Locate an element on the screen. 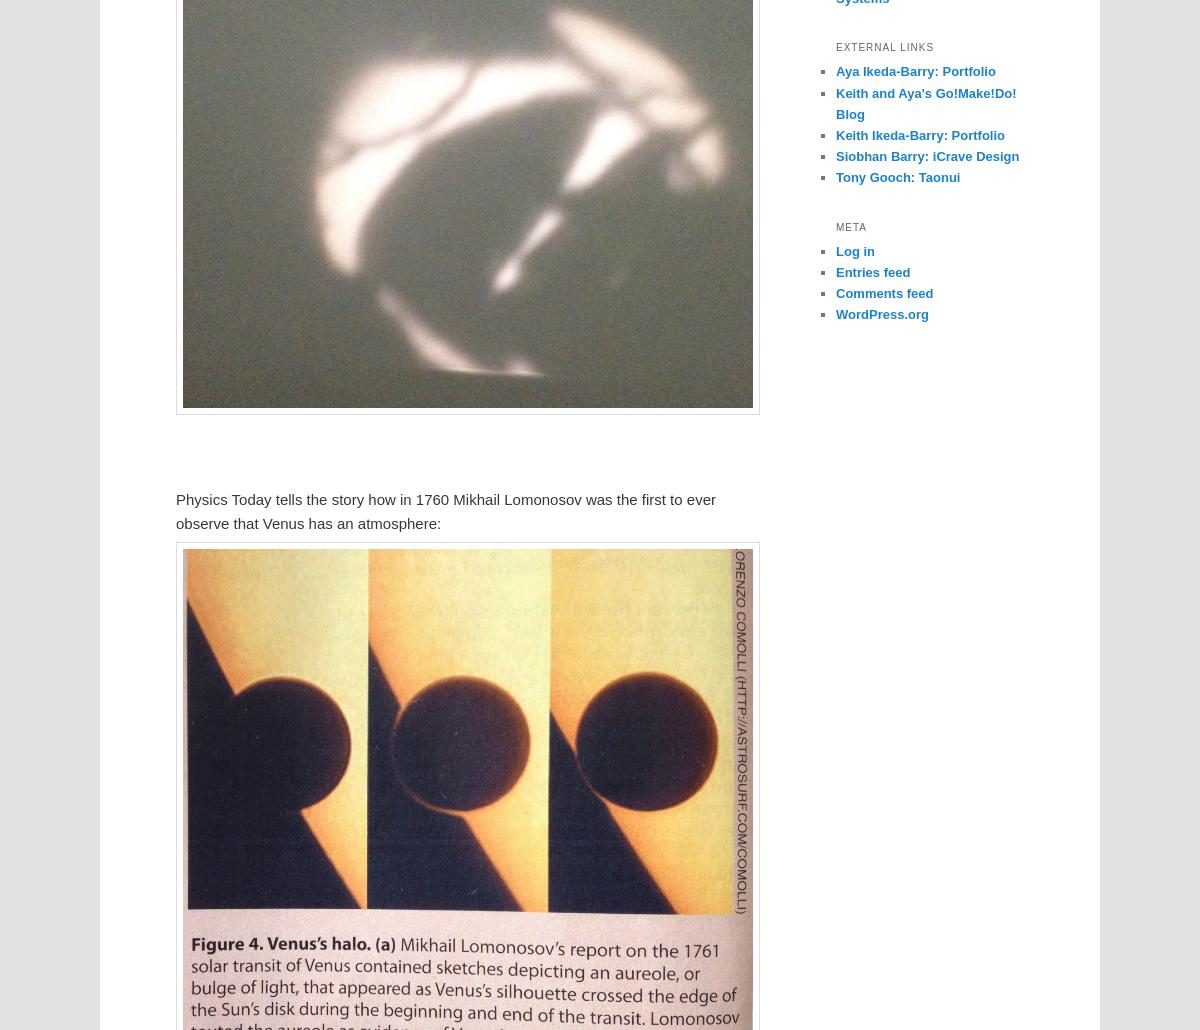 The width and height of the screenshot is (1200, 1030). 'Tony Gooch: Taonui' is located at coordinates (896, 177).